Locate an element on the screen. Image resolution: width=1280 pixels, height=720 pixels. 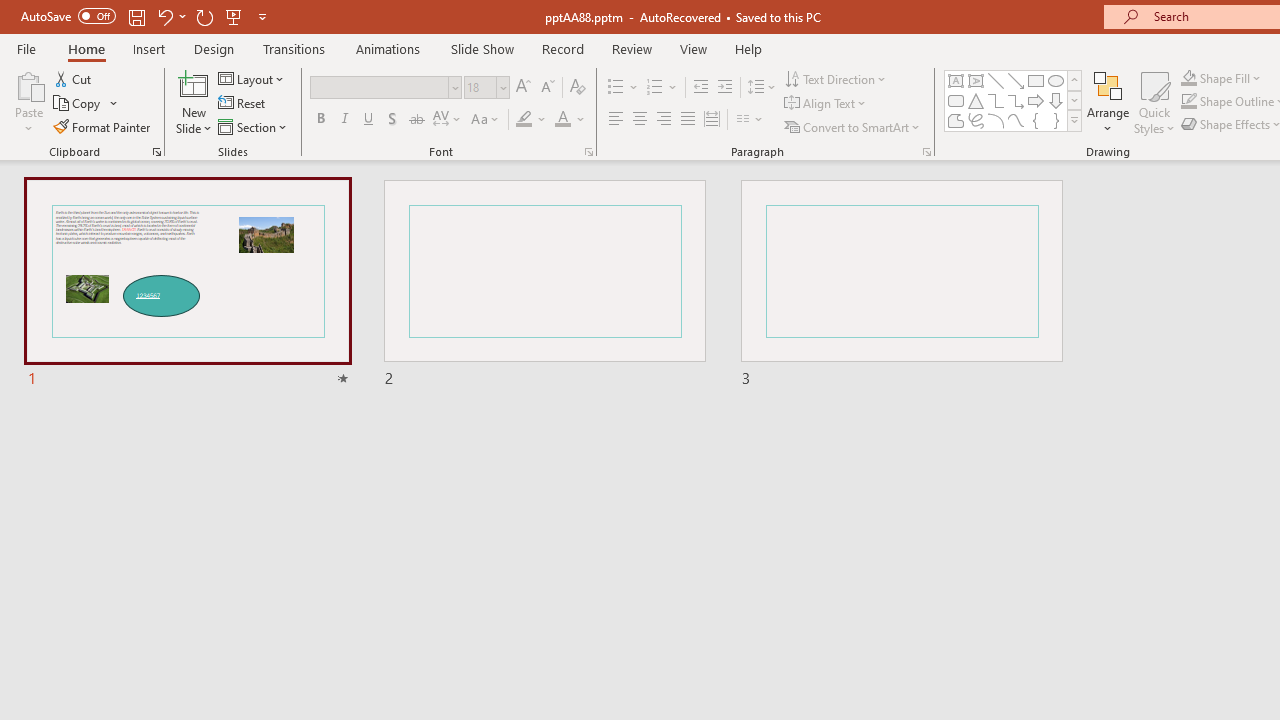
'Quick Styles' is located at coordinates (1154, 103).